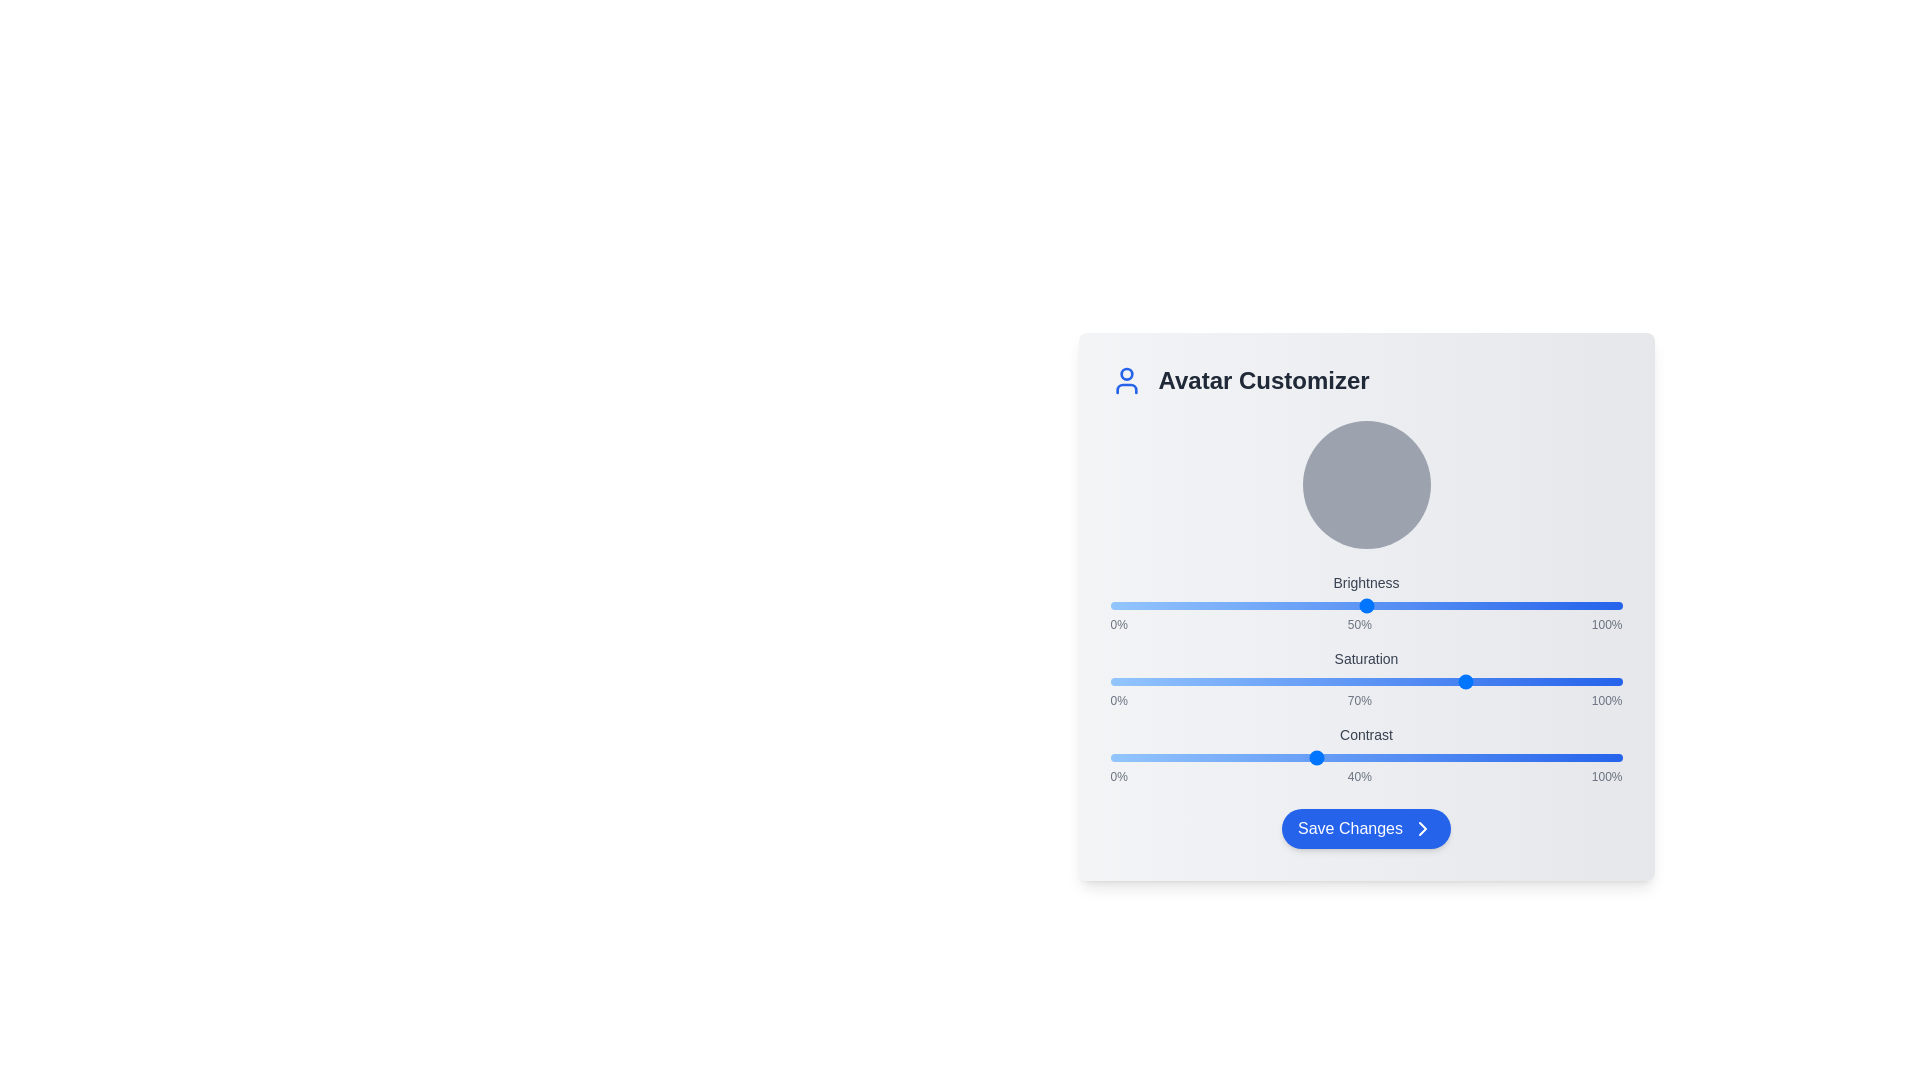 This screenshot has height=1080, width=1920. What do you see at coordinates (1114, 758) in the screenshot?
I see `the contrast slider to 1%` at bounding box center [1114, 758].